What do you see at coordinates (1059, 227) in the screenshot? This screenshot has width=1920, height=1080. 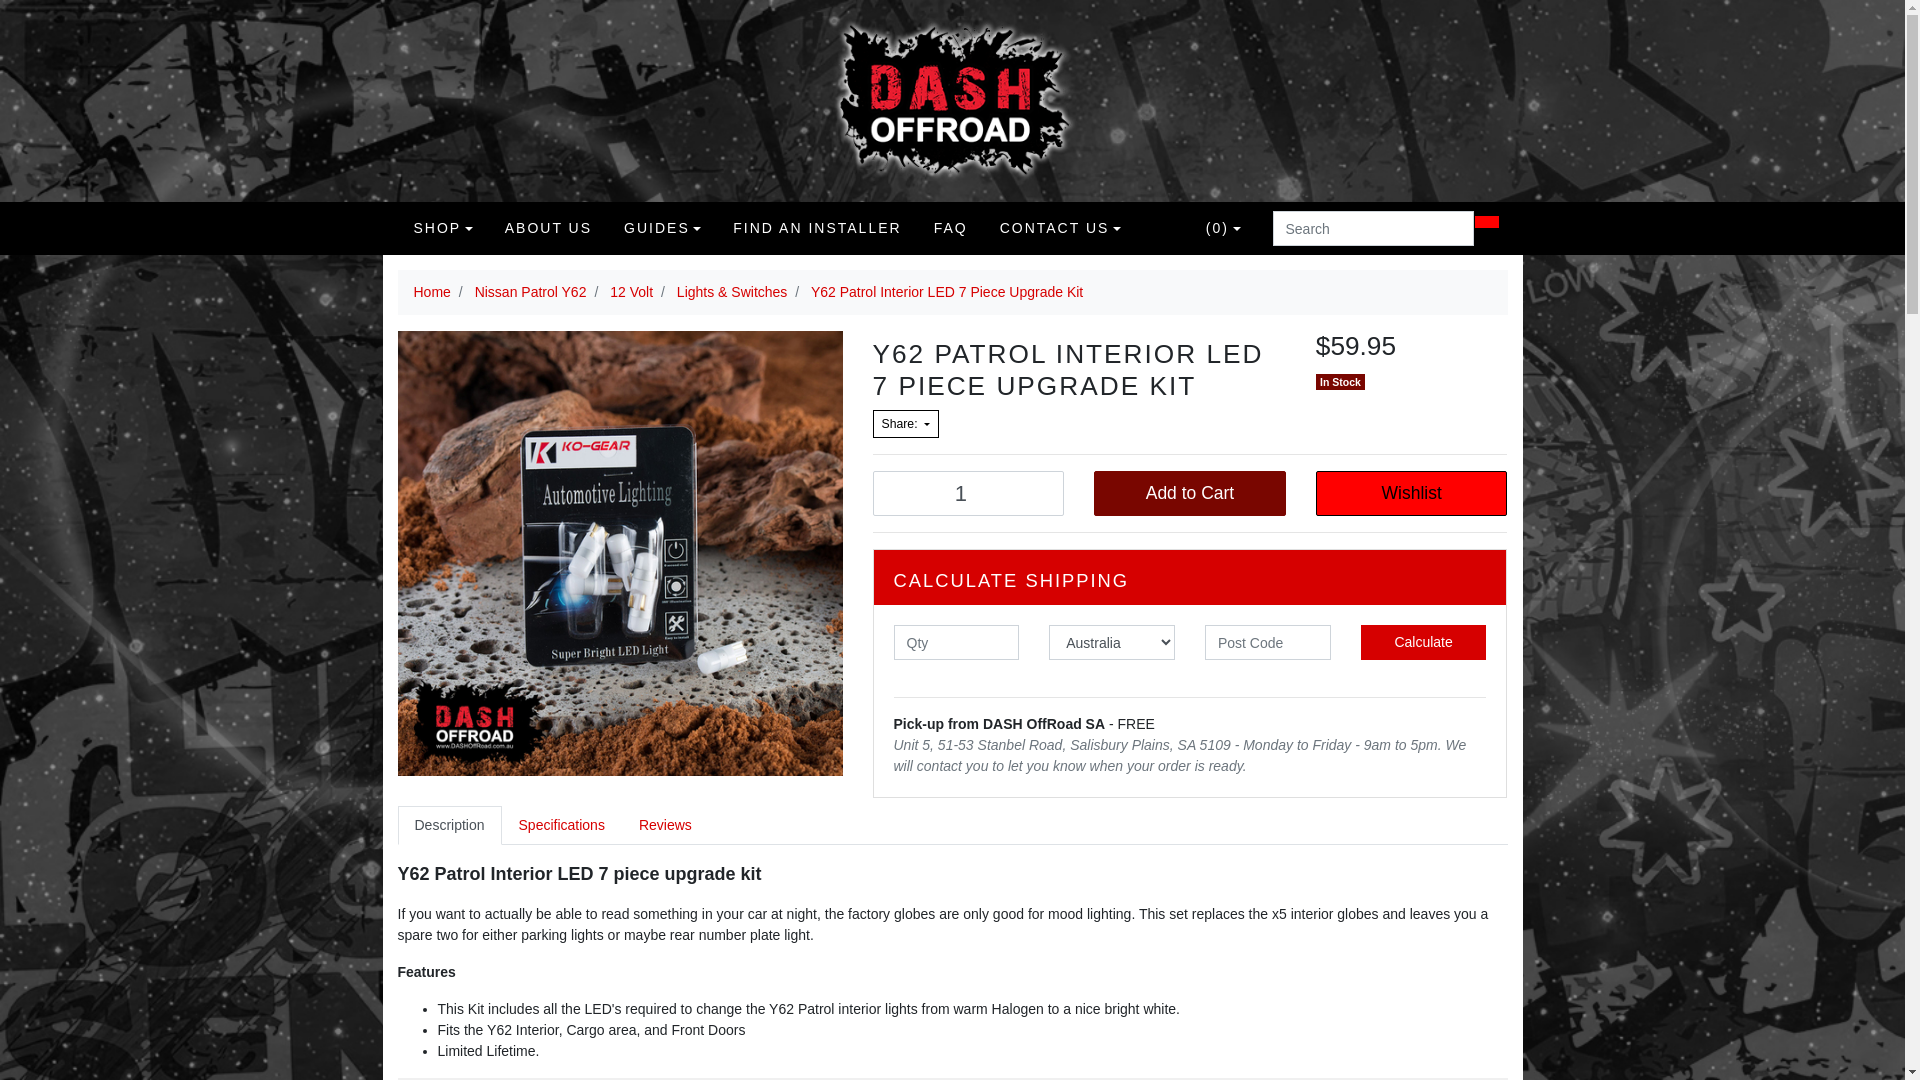 I see `'CONTACT US'` at bounding box center [1059, 227].